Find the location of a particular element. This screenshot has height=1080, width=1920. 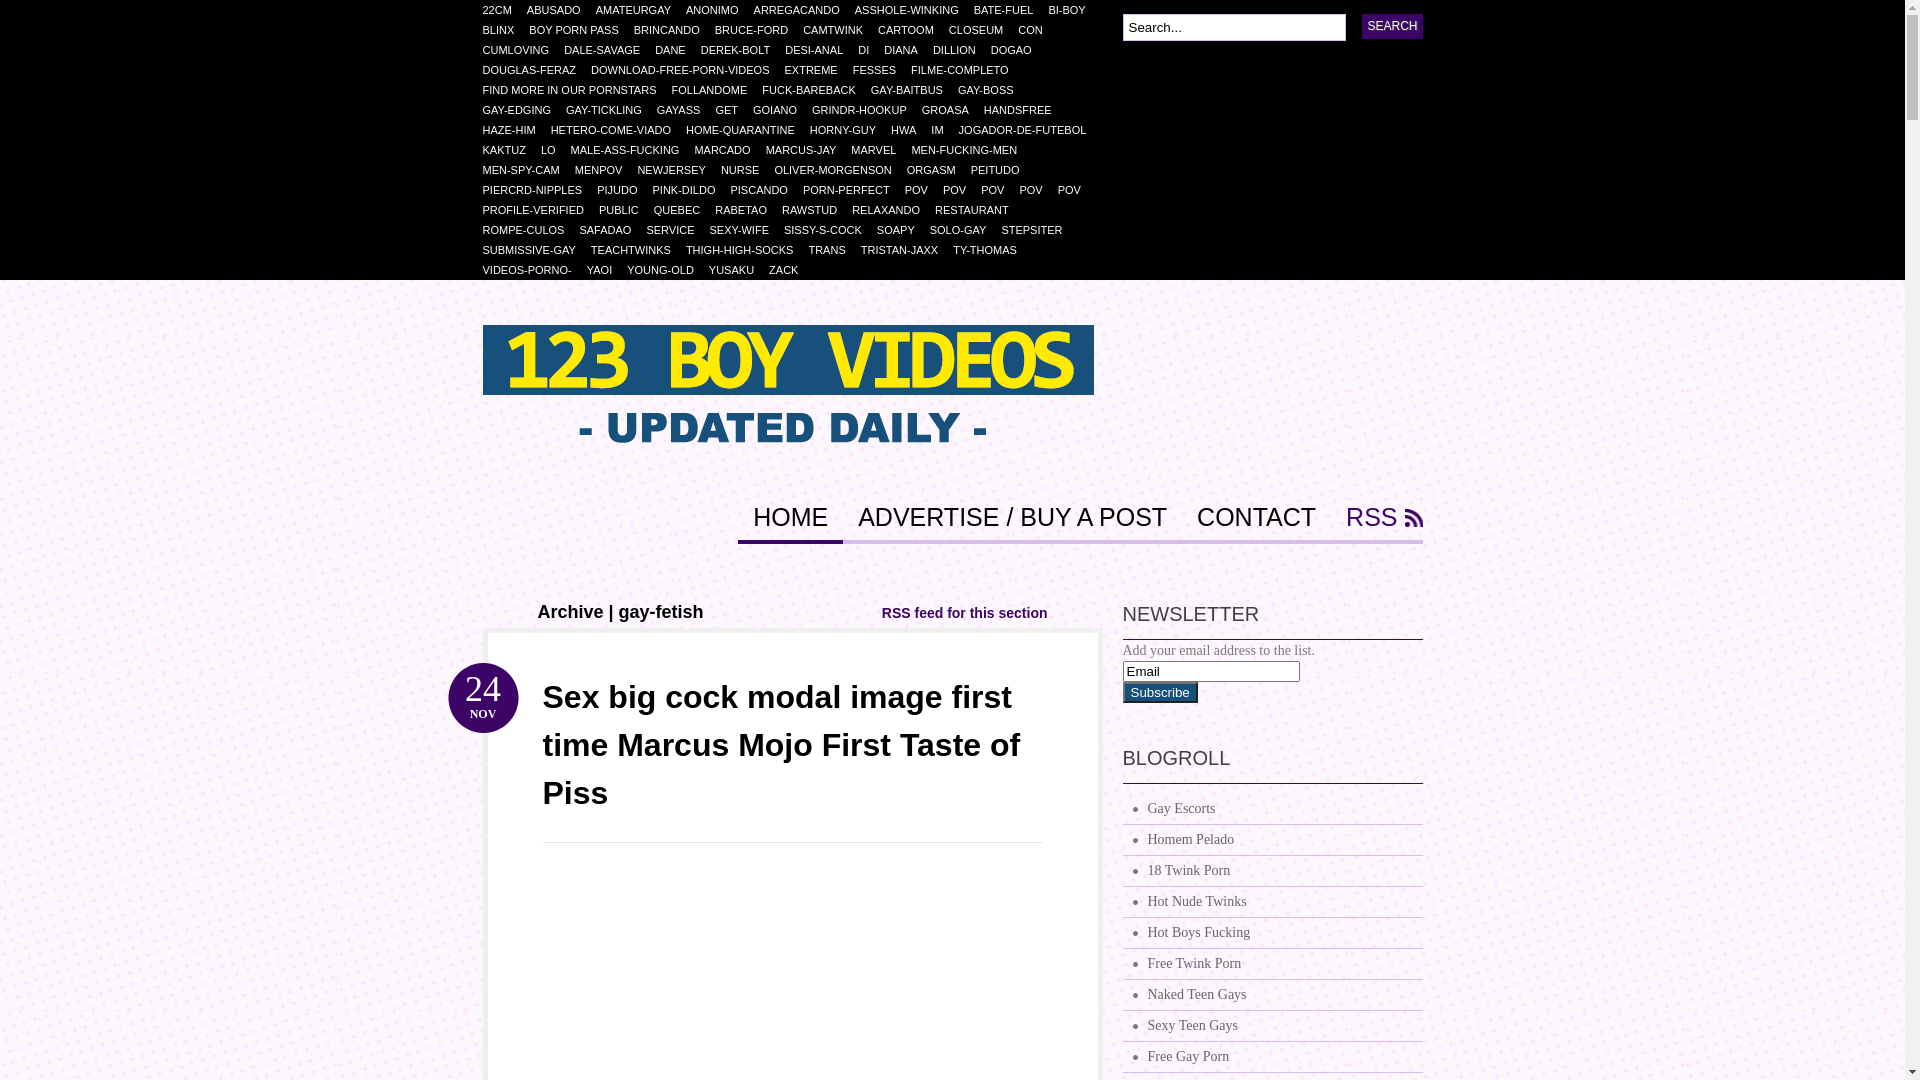

'QUEBEC' is located at coordinates (684, 209).